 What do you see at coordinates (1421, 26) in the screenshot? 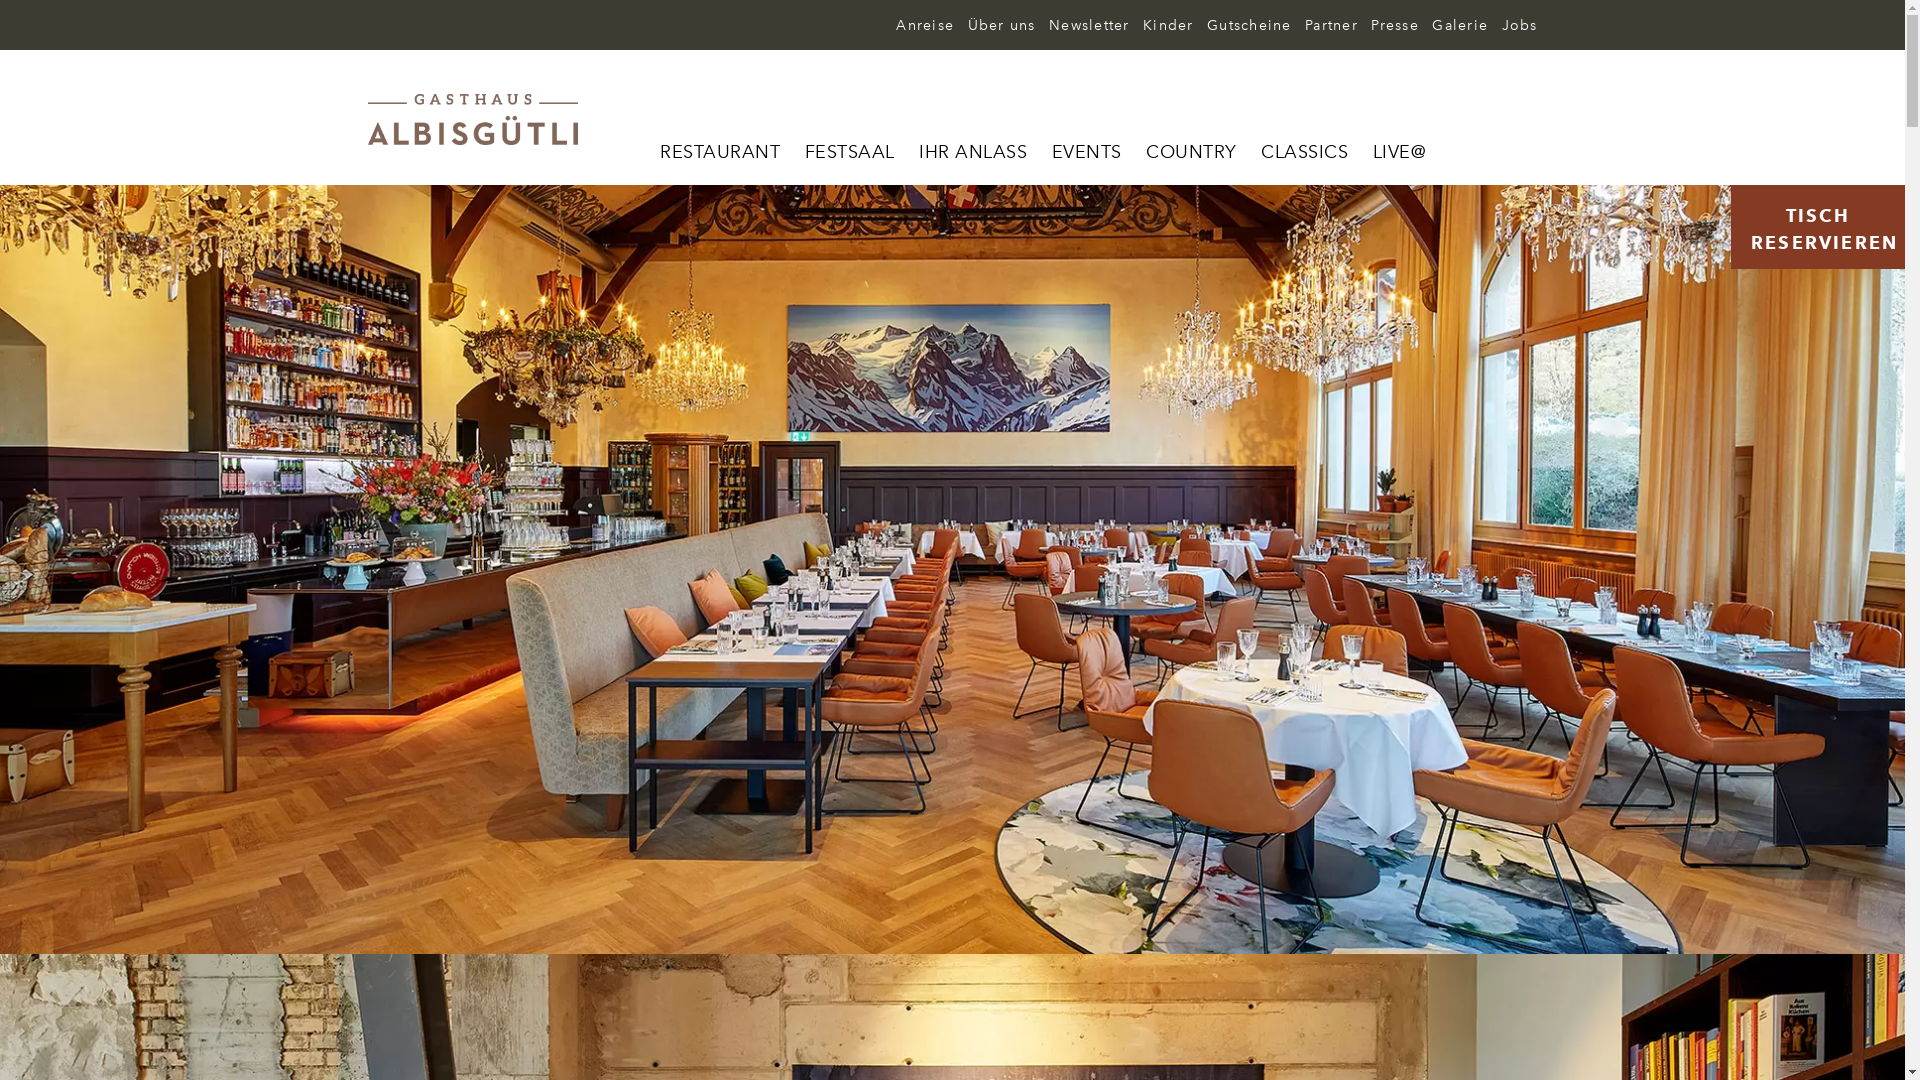
I see `'Galerie'` at bounding box center [1421, 26].